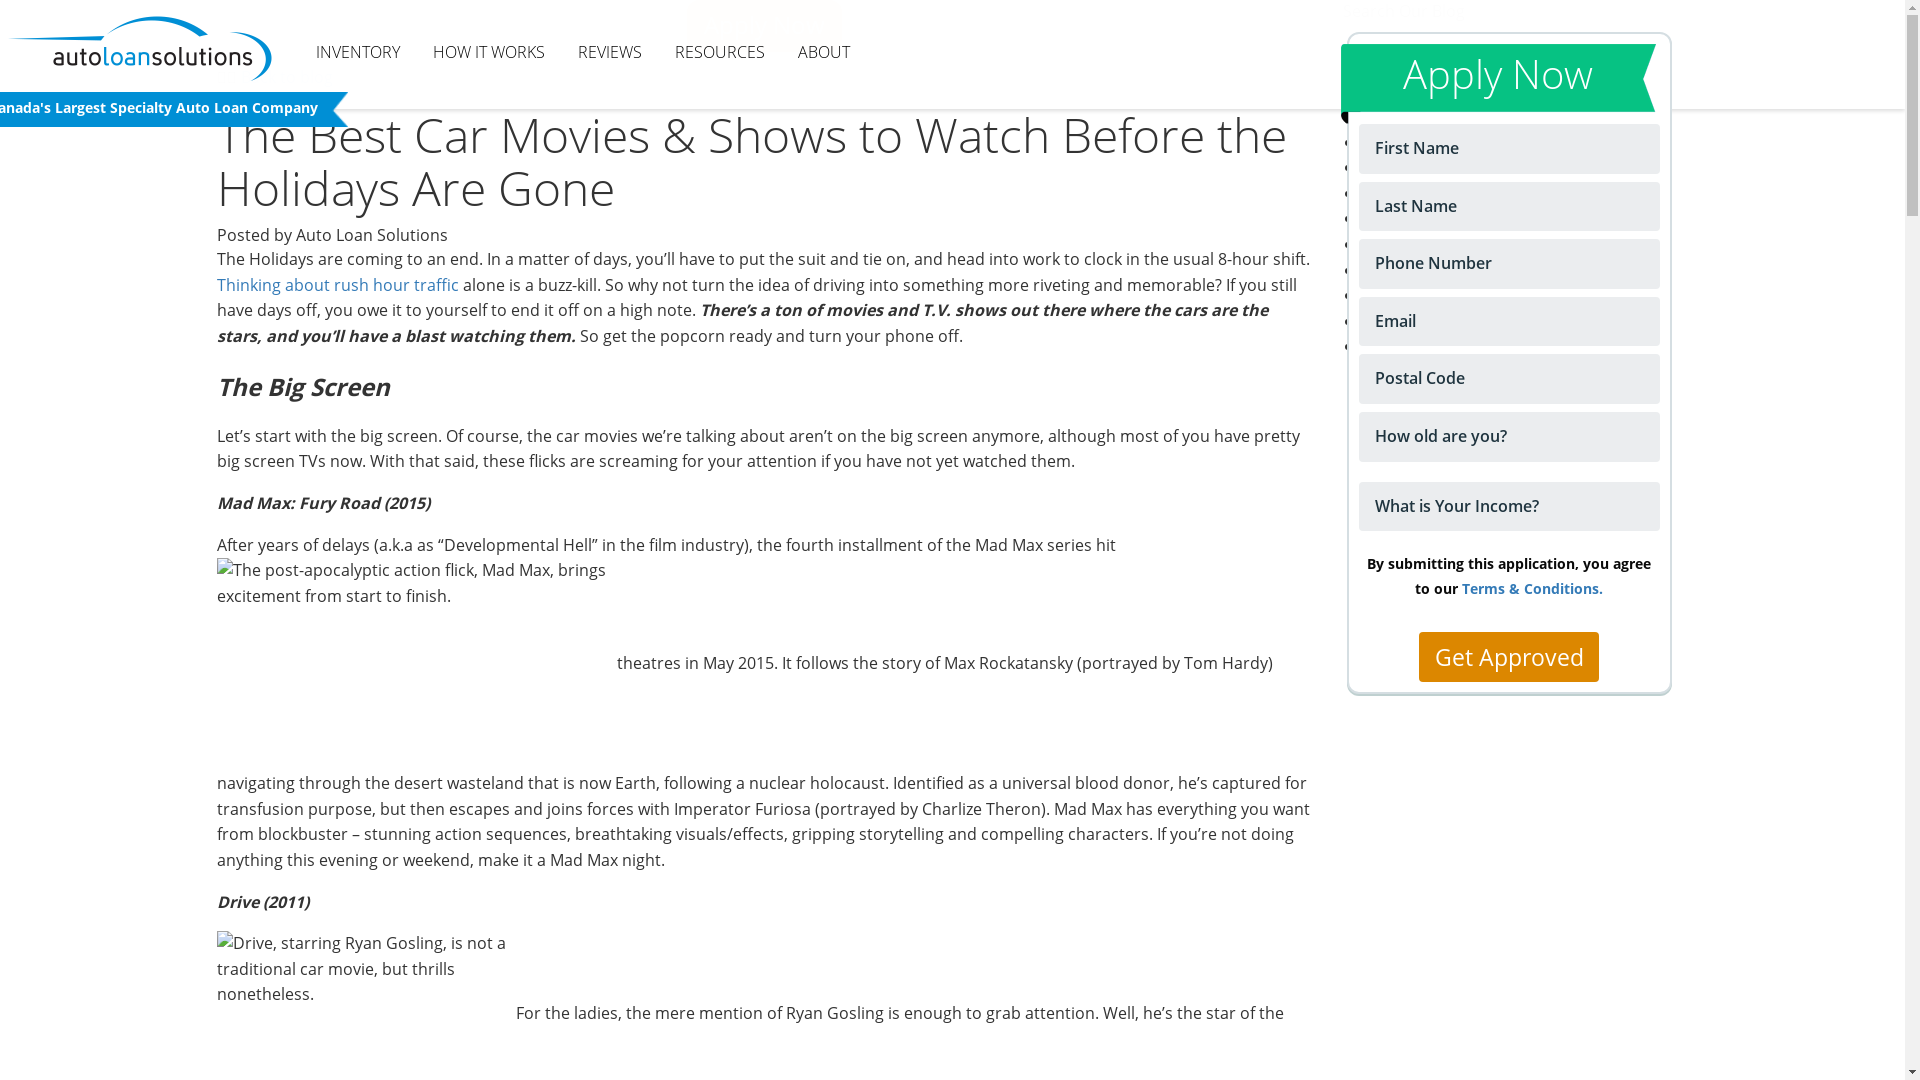 The height and width of the screenshot is (1080, 1920). I want to click on 'REVIEWS', so click(608, 52).